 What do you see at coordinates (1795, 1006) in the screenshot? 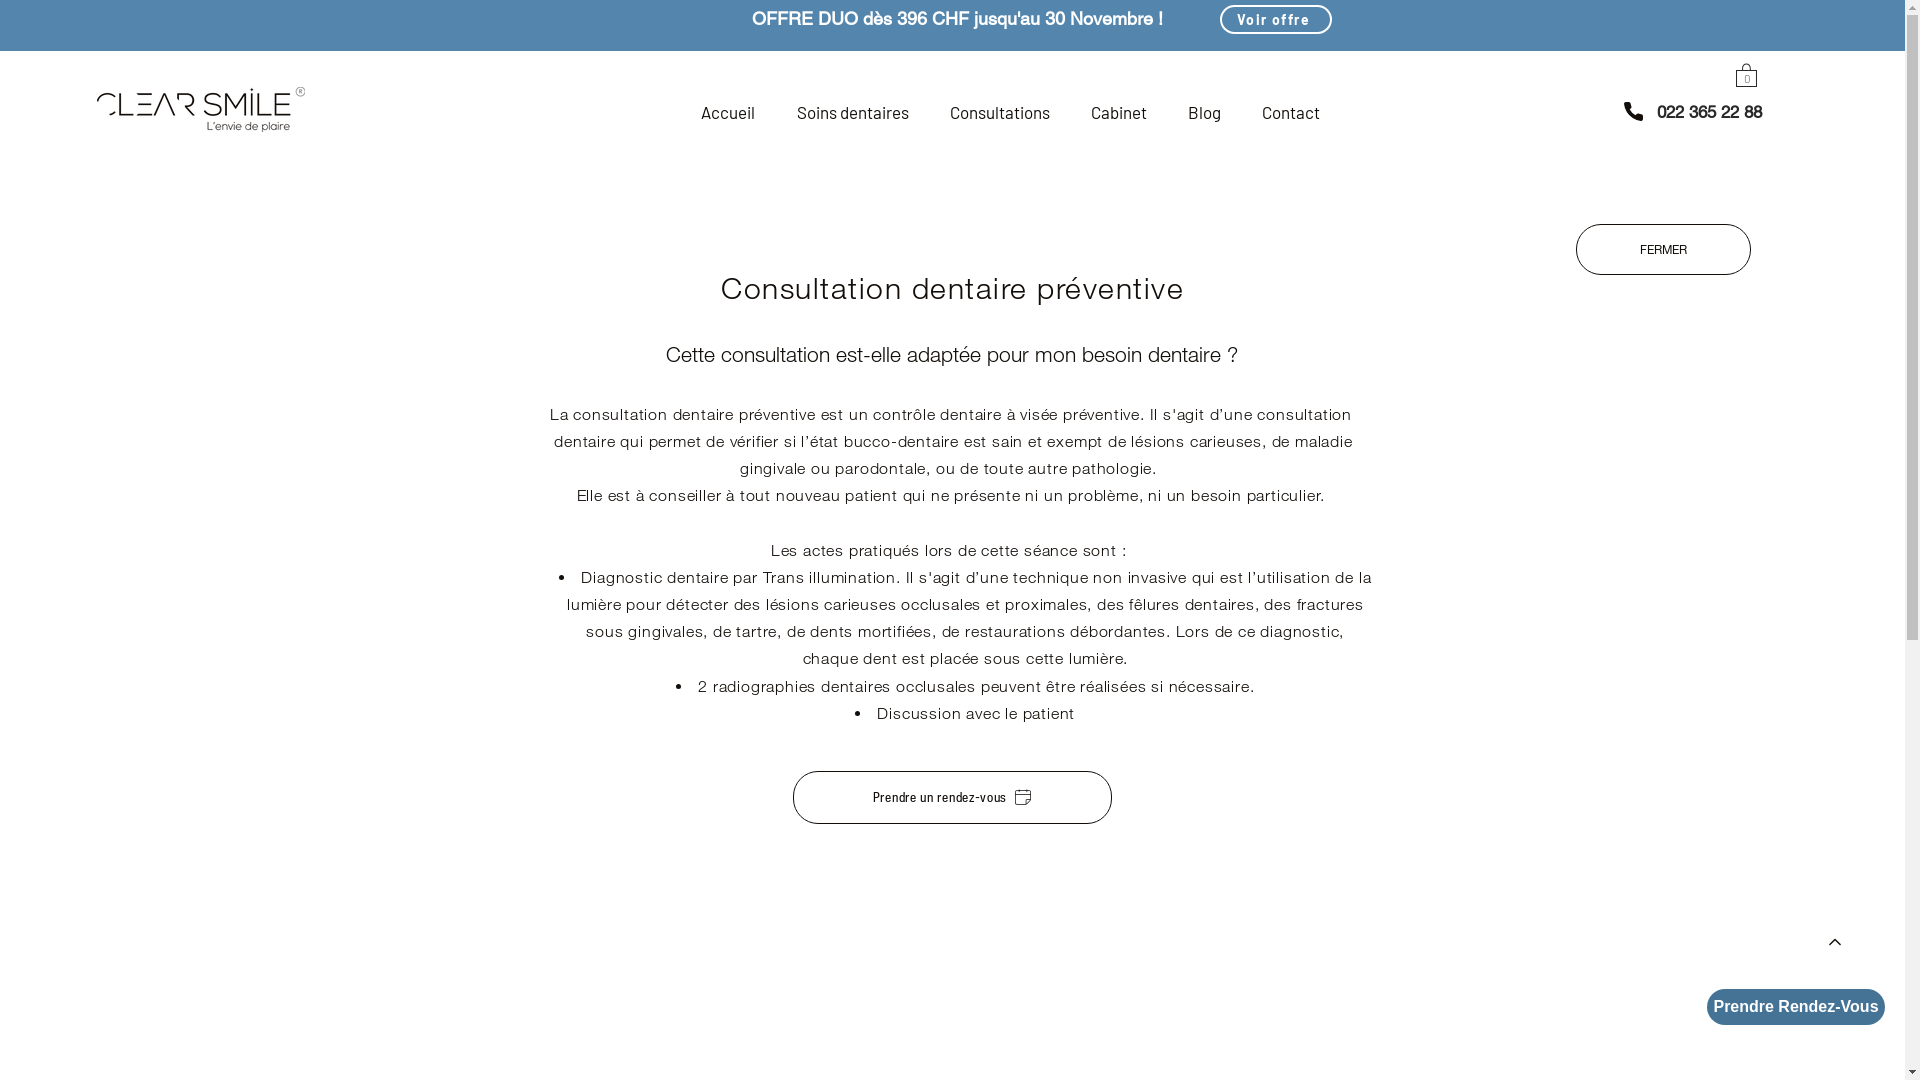
I see `'Prendre Rendez-Vous'` at bounding box center [1795, 1006].